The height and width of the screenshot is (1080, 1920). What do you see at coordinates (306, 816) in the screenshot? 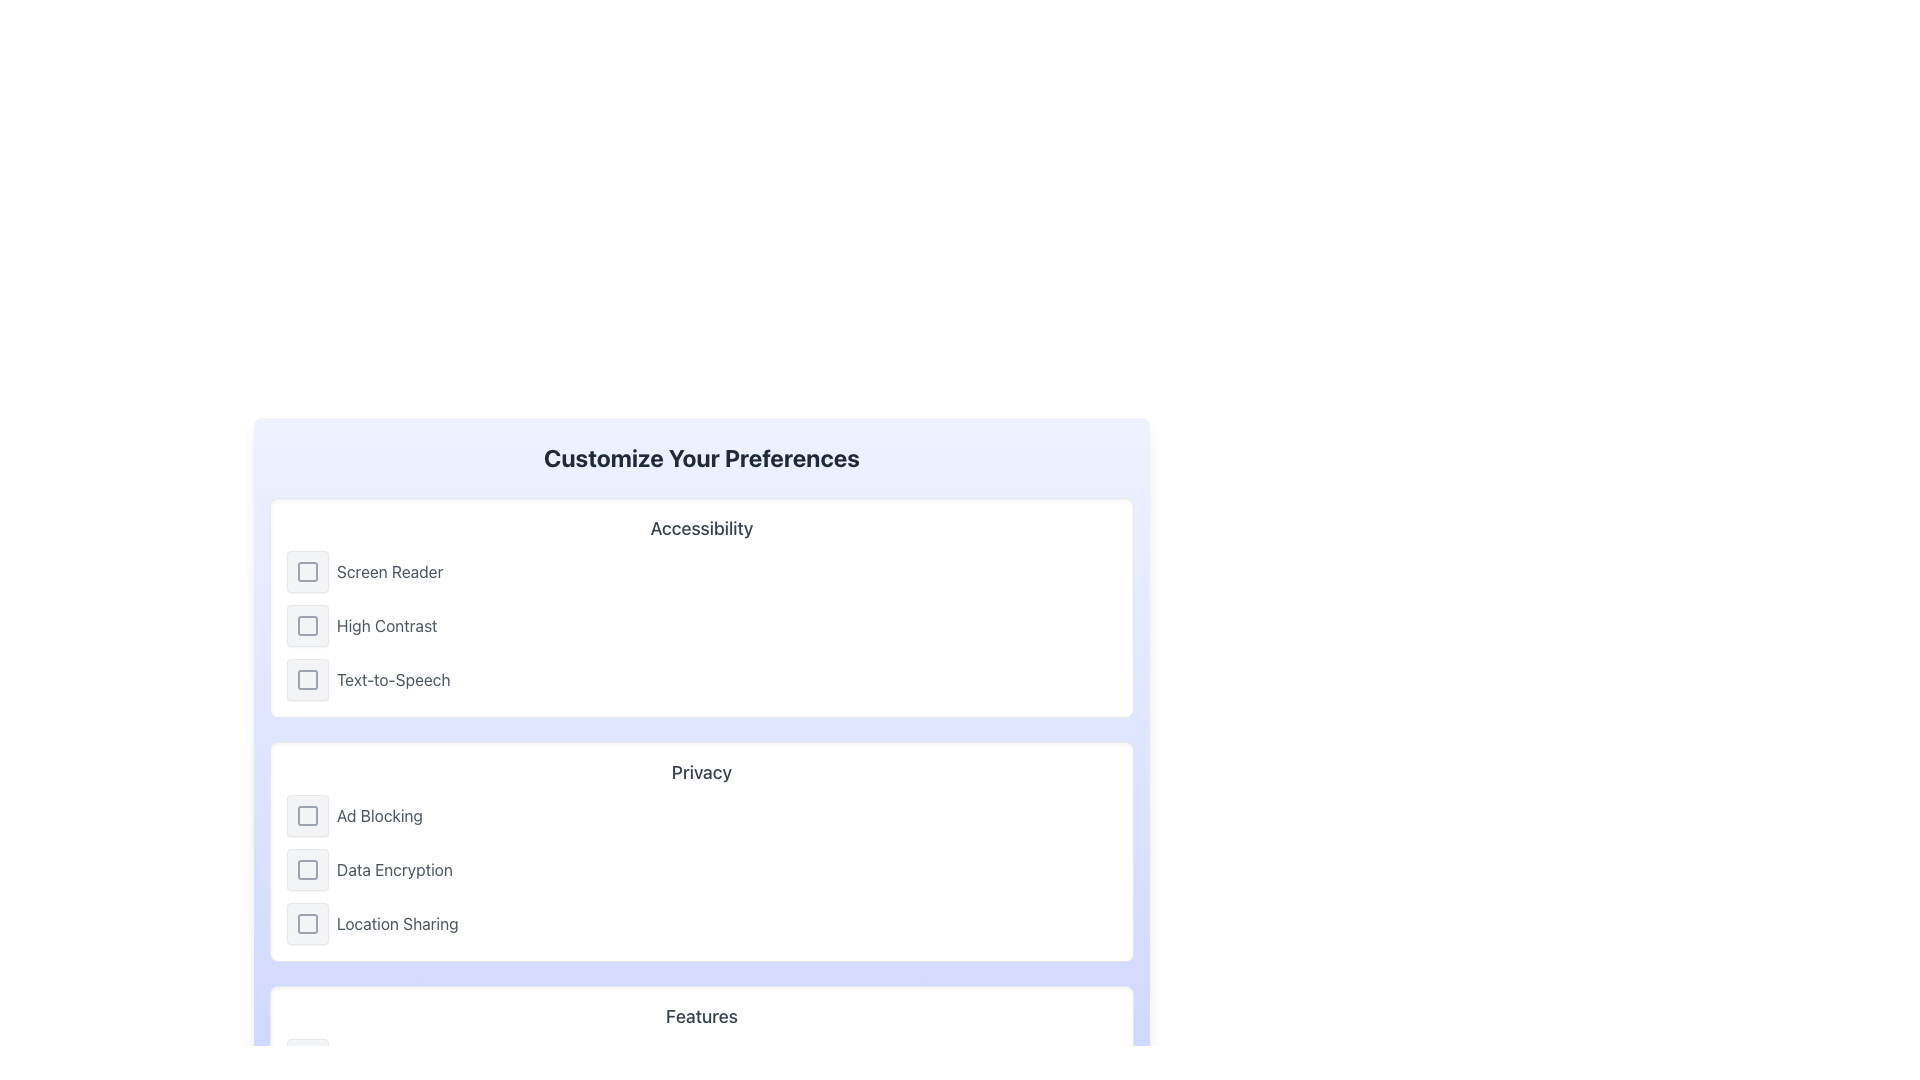
I see `the 'Ad Blocking' checkbox` at bounding box center [306, 816].